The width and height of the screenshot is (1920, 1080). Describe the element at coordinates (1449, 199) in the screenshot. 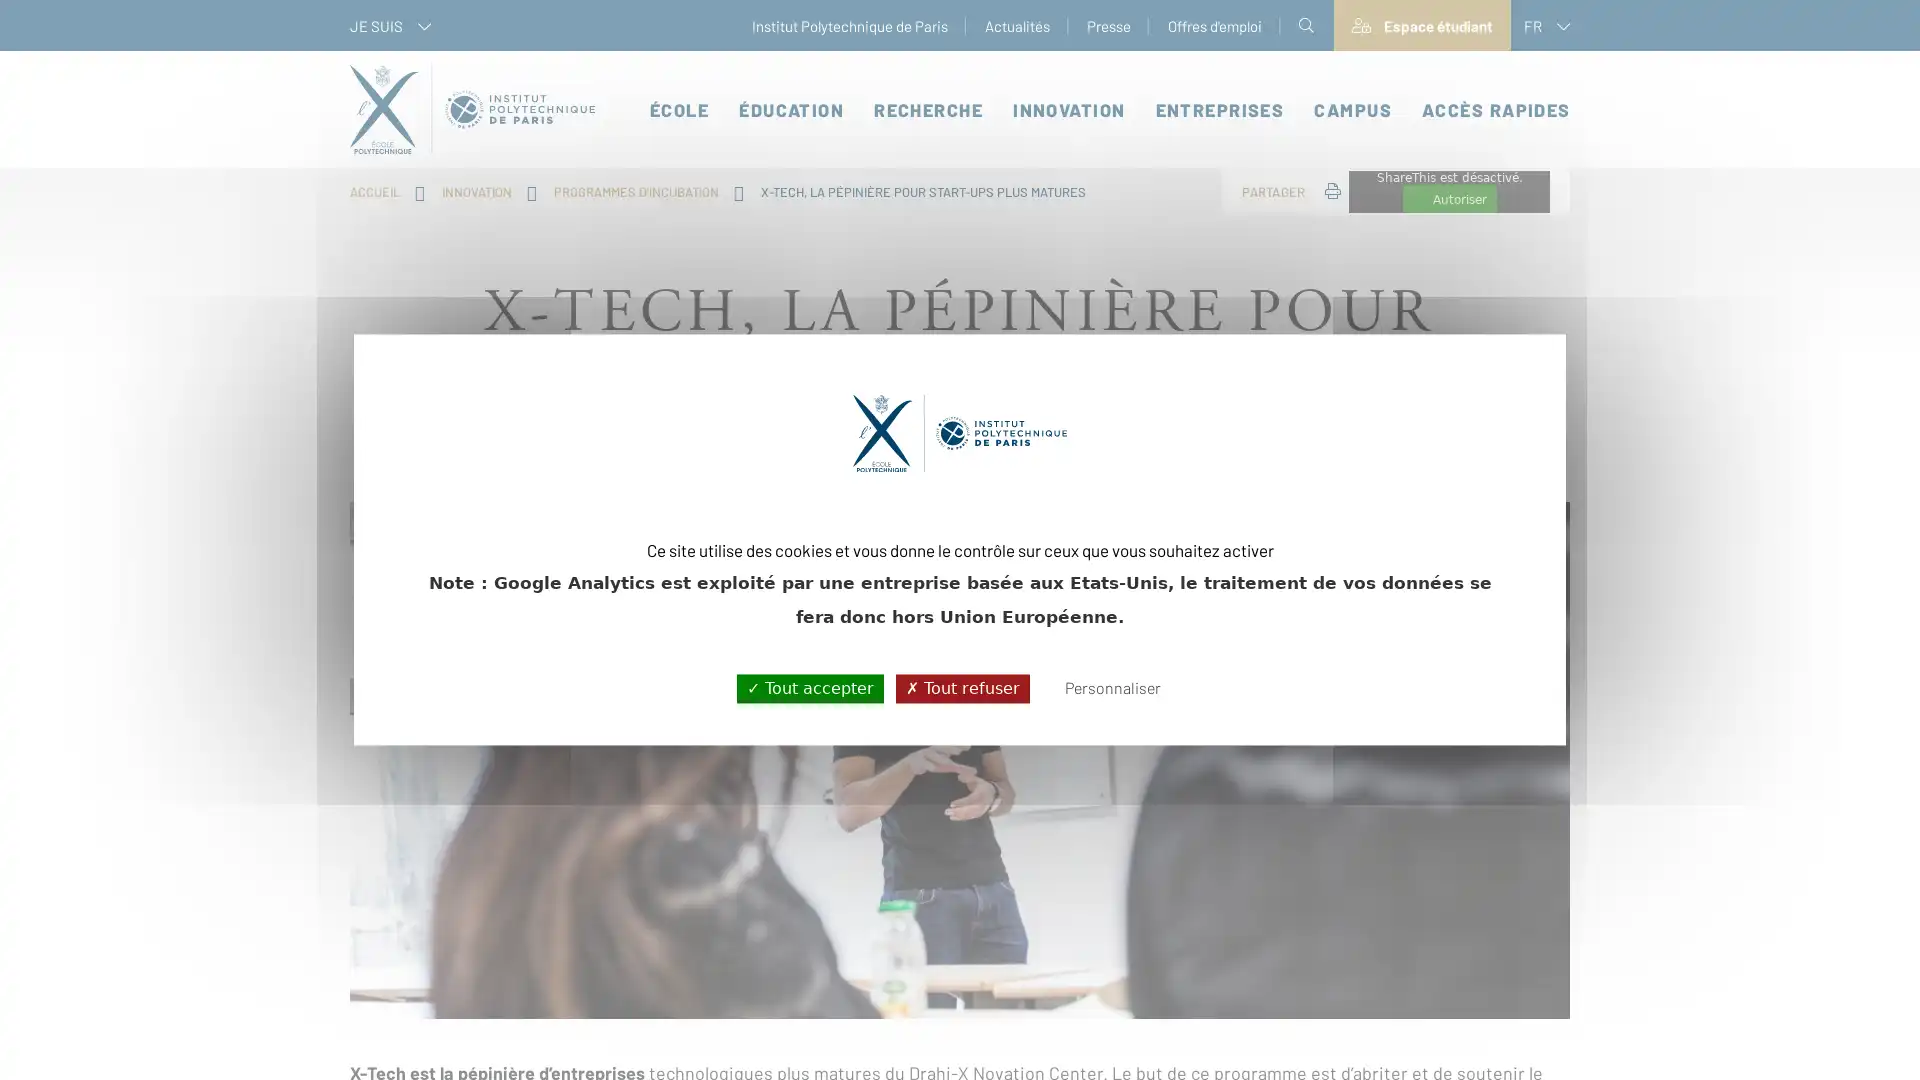

I see `Autoriser` at that location.